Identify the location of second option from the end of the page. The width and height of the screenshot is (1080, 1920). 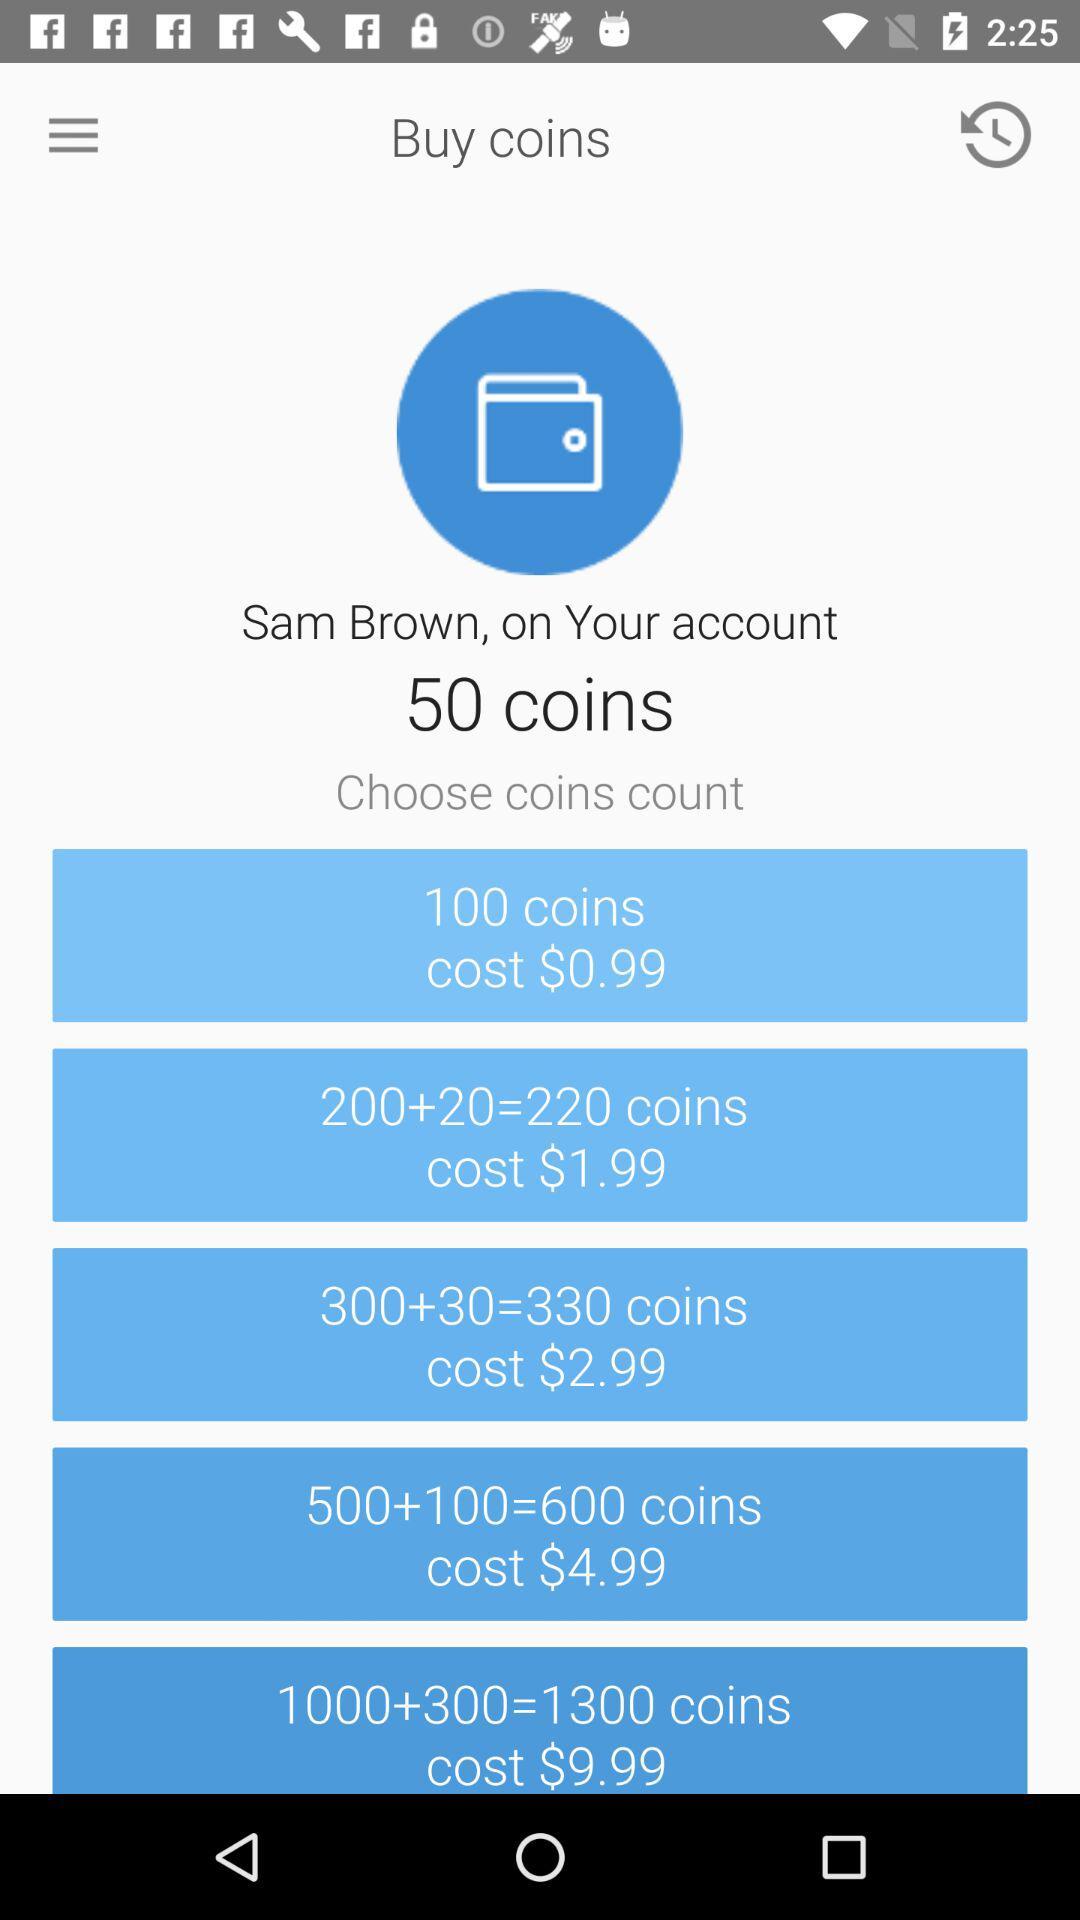
(540, 1533).